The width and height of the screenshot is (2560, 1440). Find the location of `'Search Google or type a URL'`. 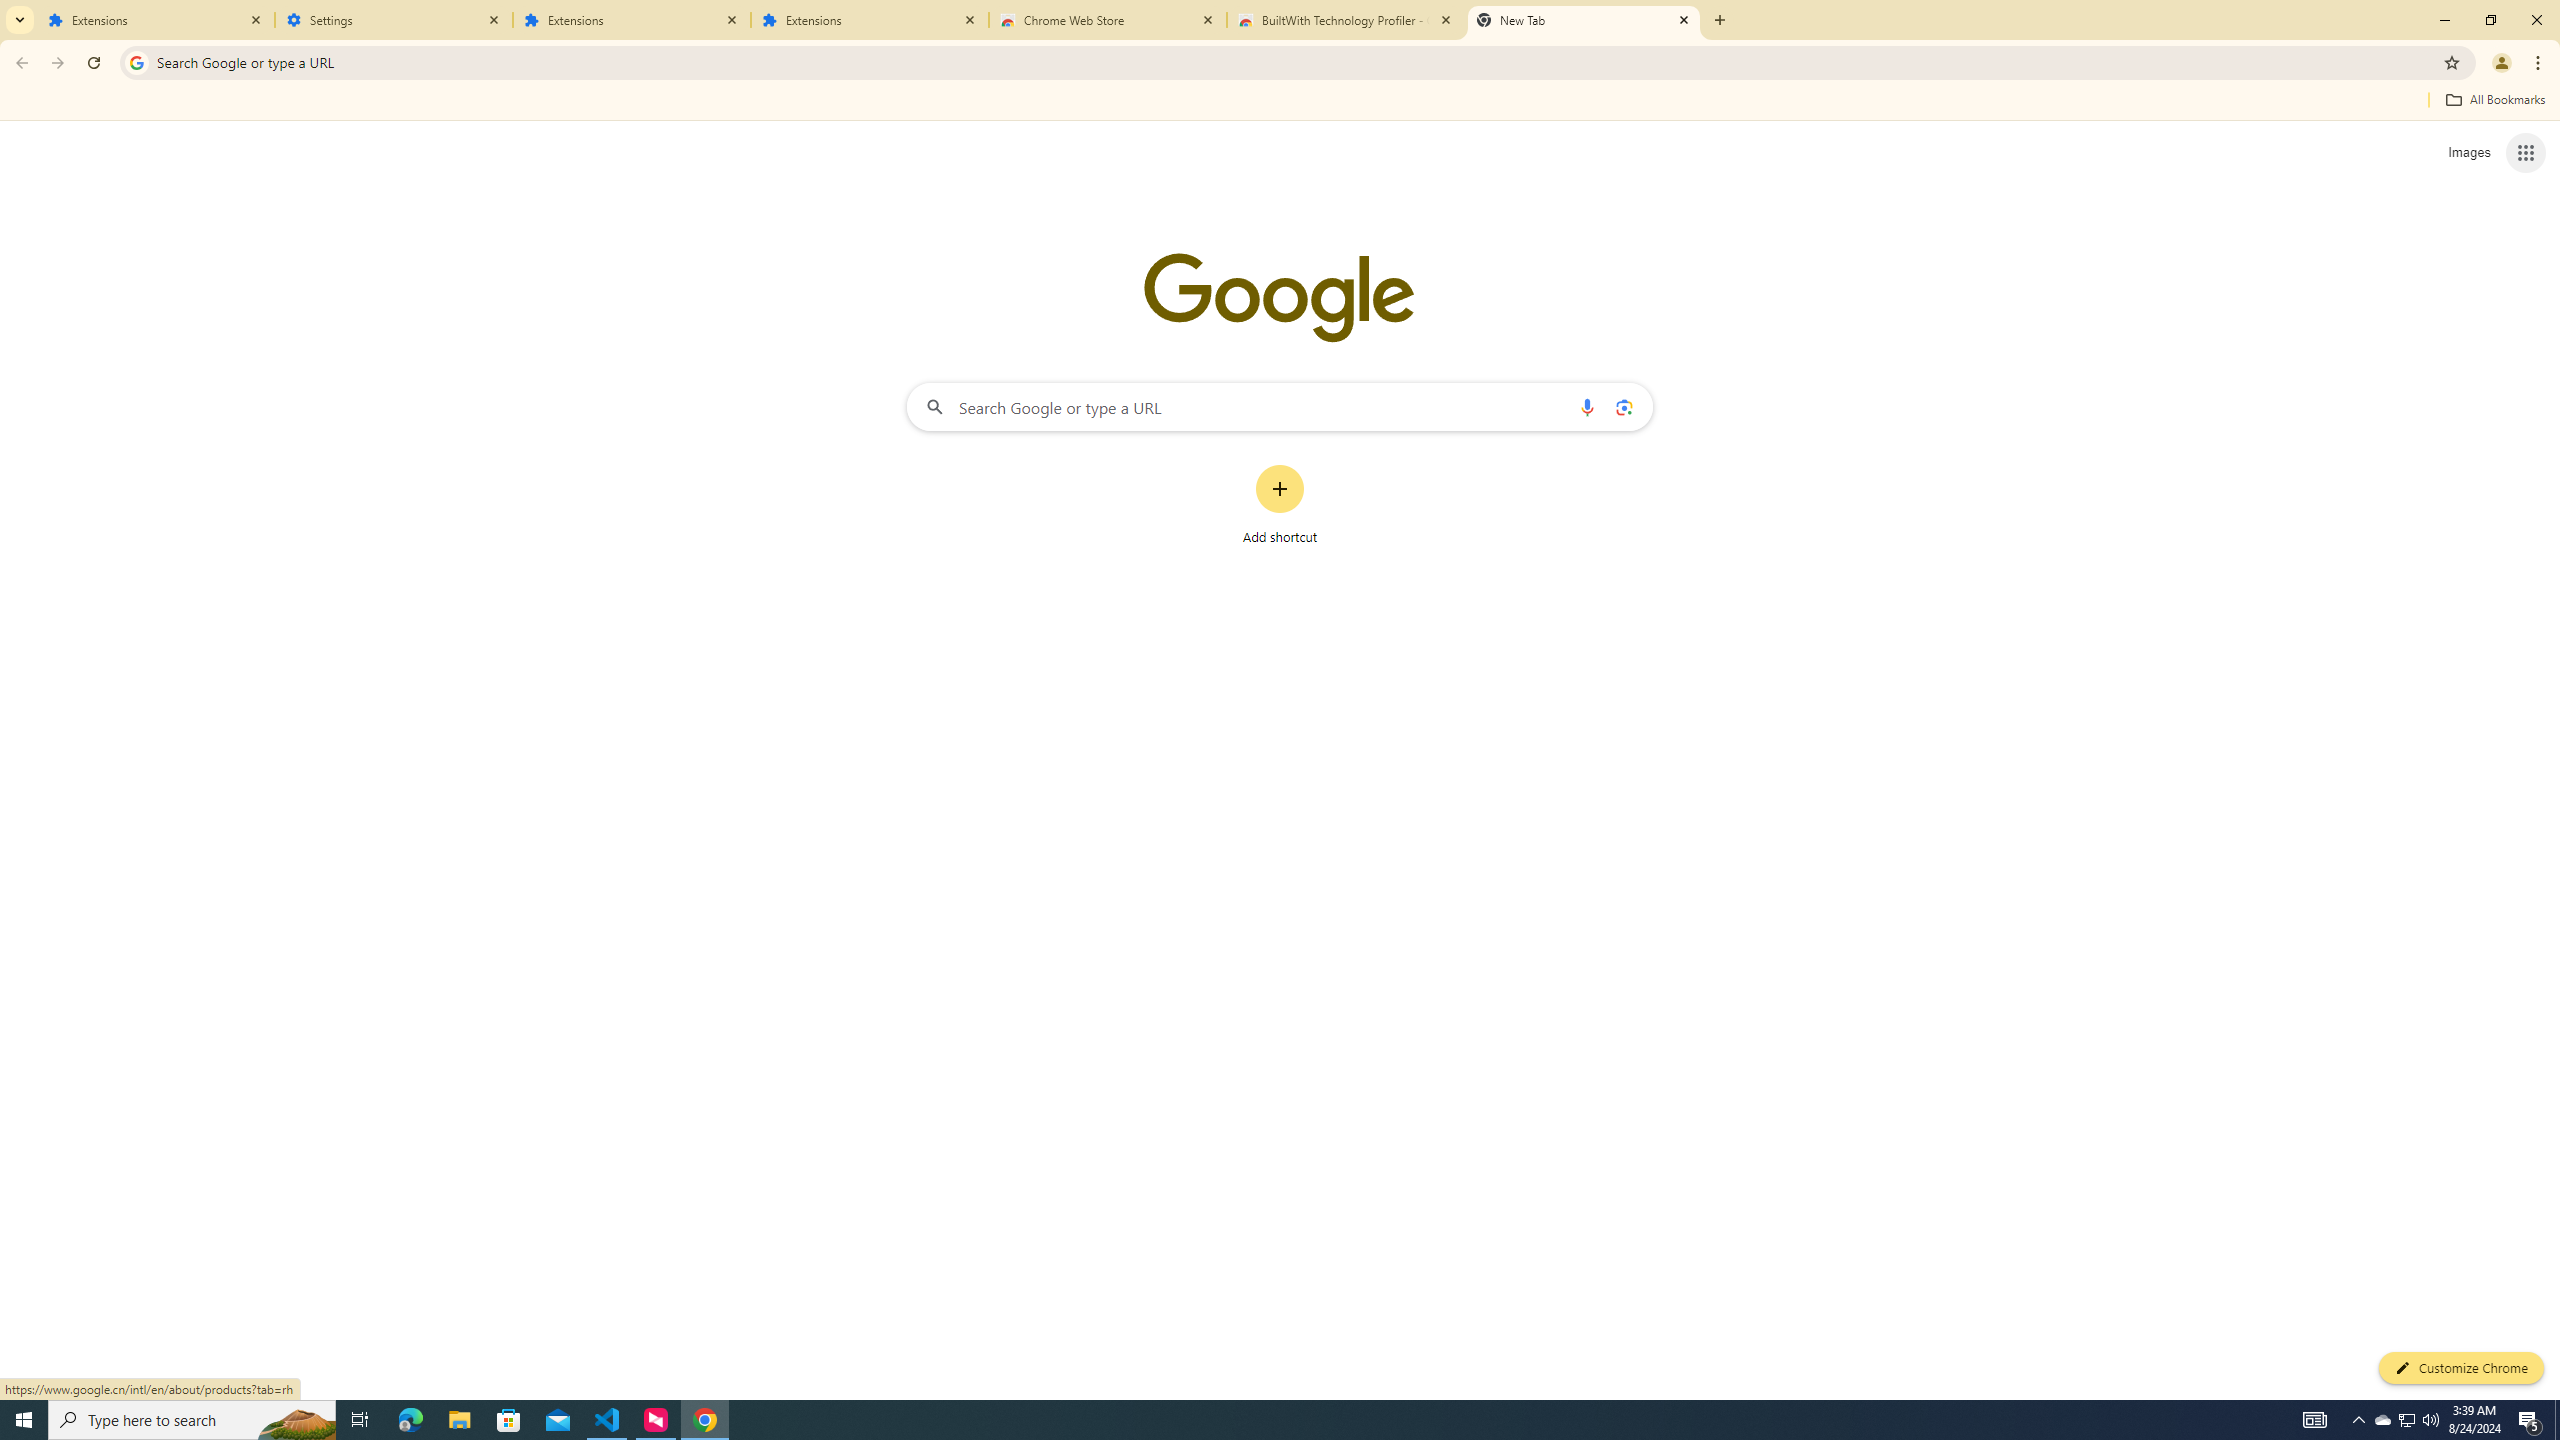

'Search Google or type a URL' is located at coordinates (1280, 405).